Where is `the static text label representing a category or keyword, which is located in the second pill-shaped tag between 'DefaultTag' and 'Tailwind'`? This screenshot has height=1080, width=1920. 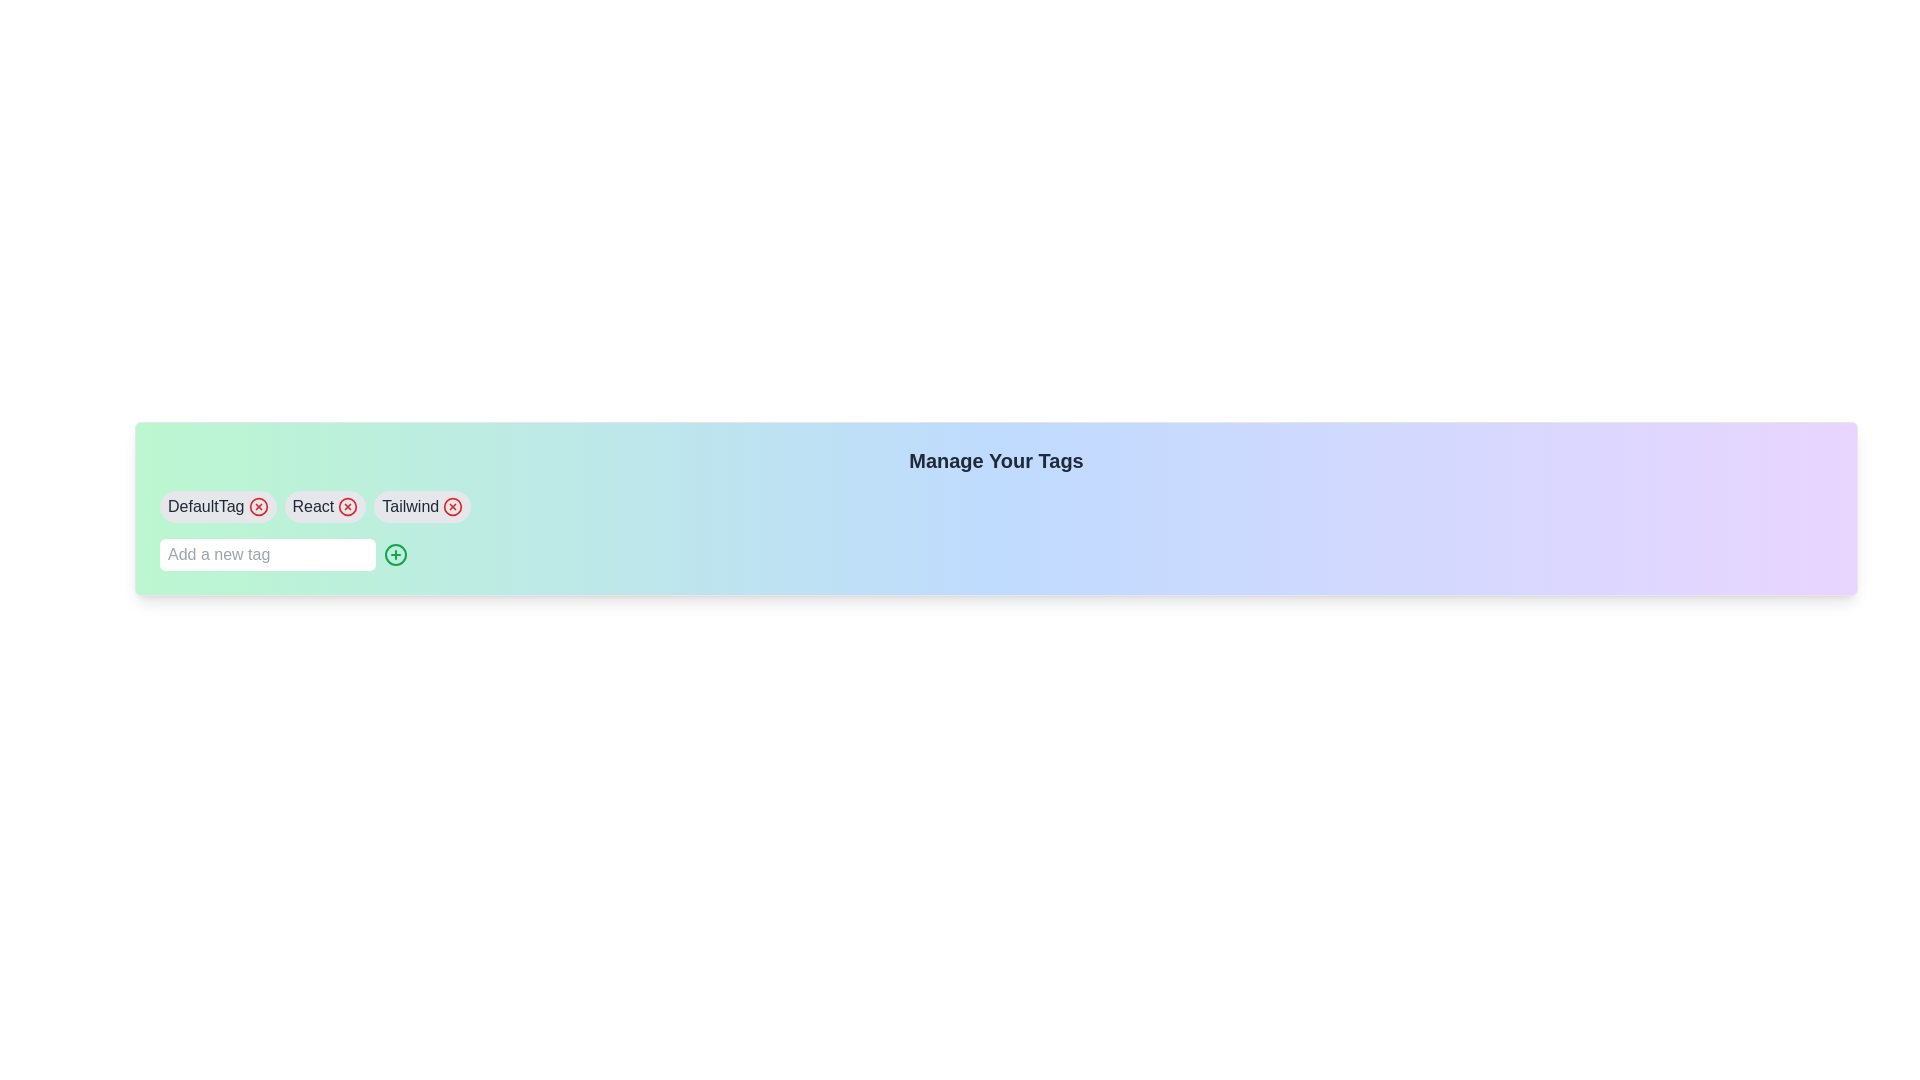
the static text label representing a category or keyword, which is located in the second pill-shaped tag between 'DefaultTag' and 'Tailwind' is located at coordinates (312, 505).